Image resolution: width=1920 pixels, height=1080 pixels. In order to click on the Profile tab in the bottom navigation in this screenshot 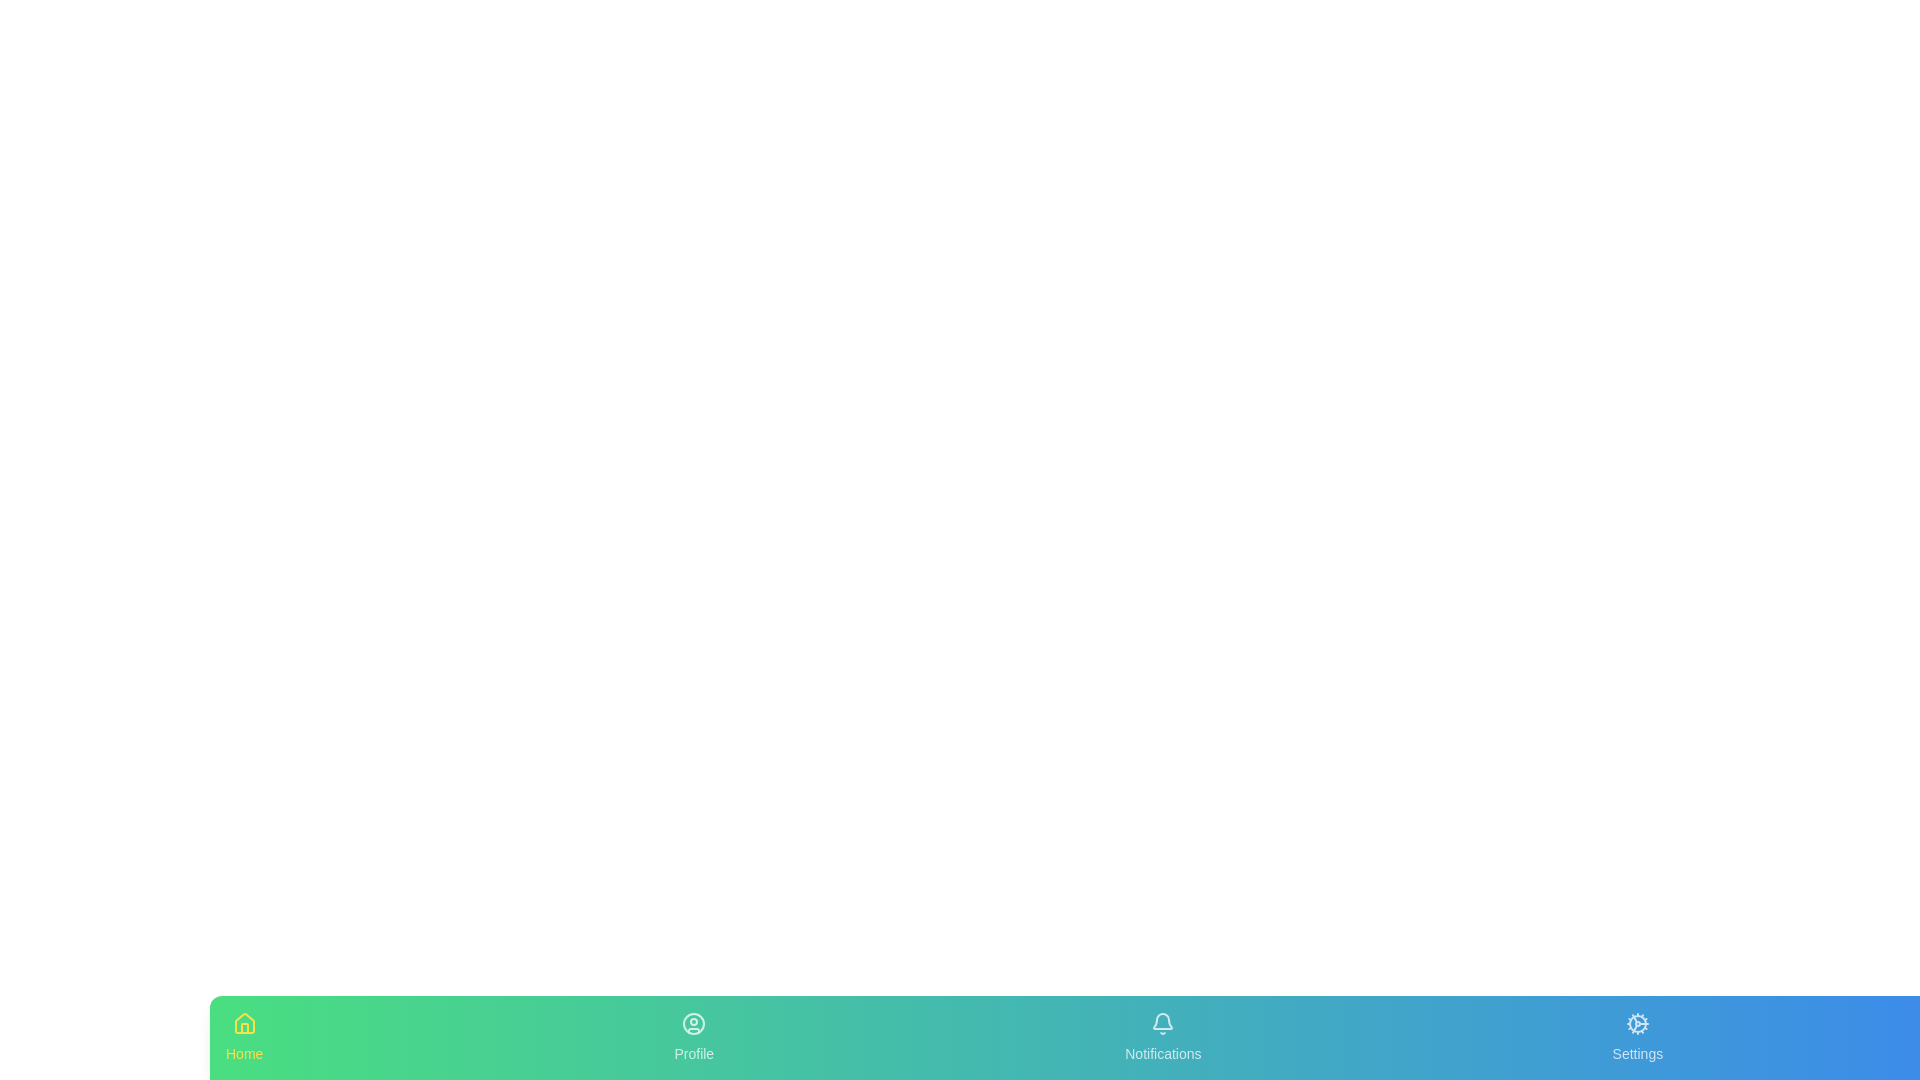, I will do `click(694, 1036)`.